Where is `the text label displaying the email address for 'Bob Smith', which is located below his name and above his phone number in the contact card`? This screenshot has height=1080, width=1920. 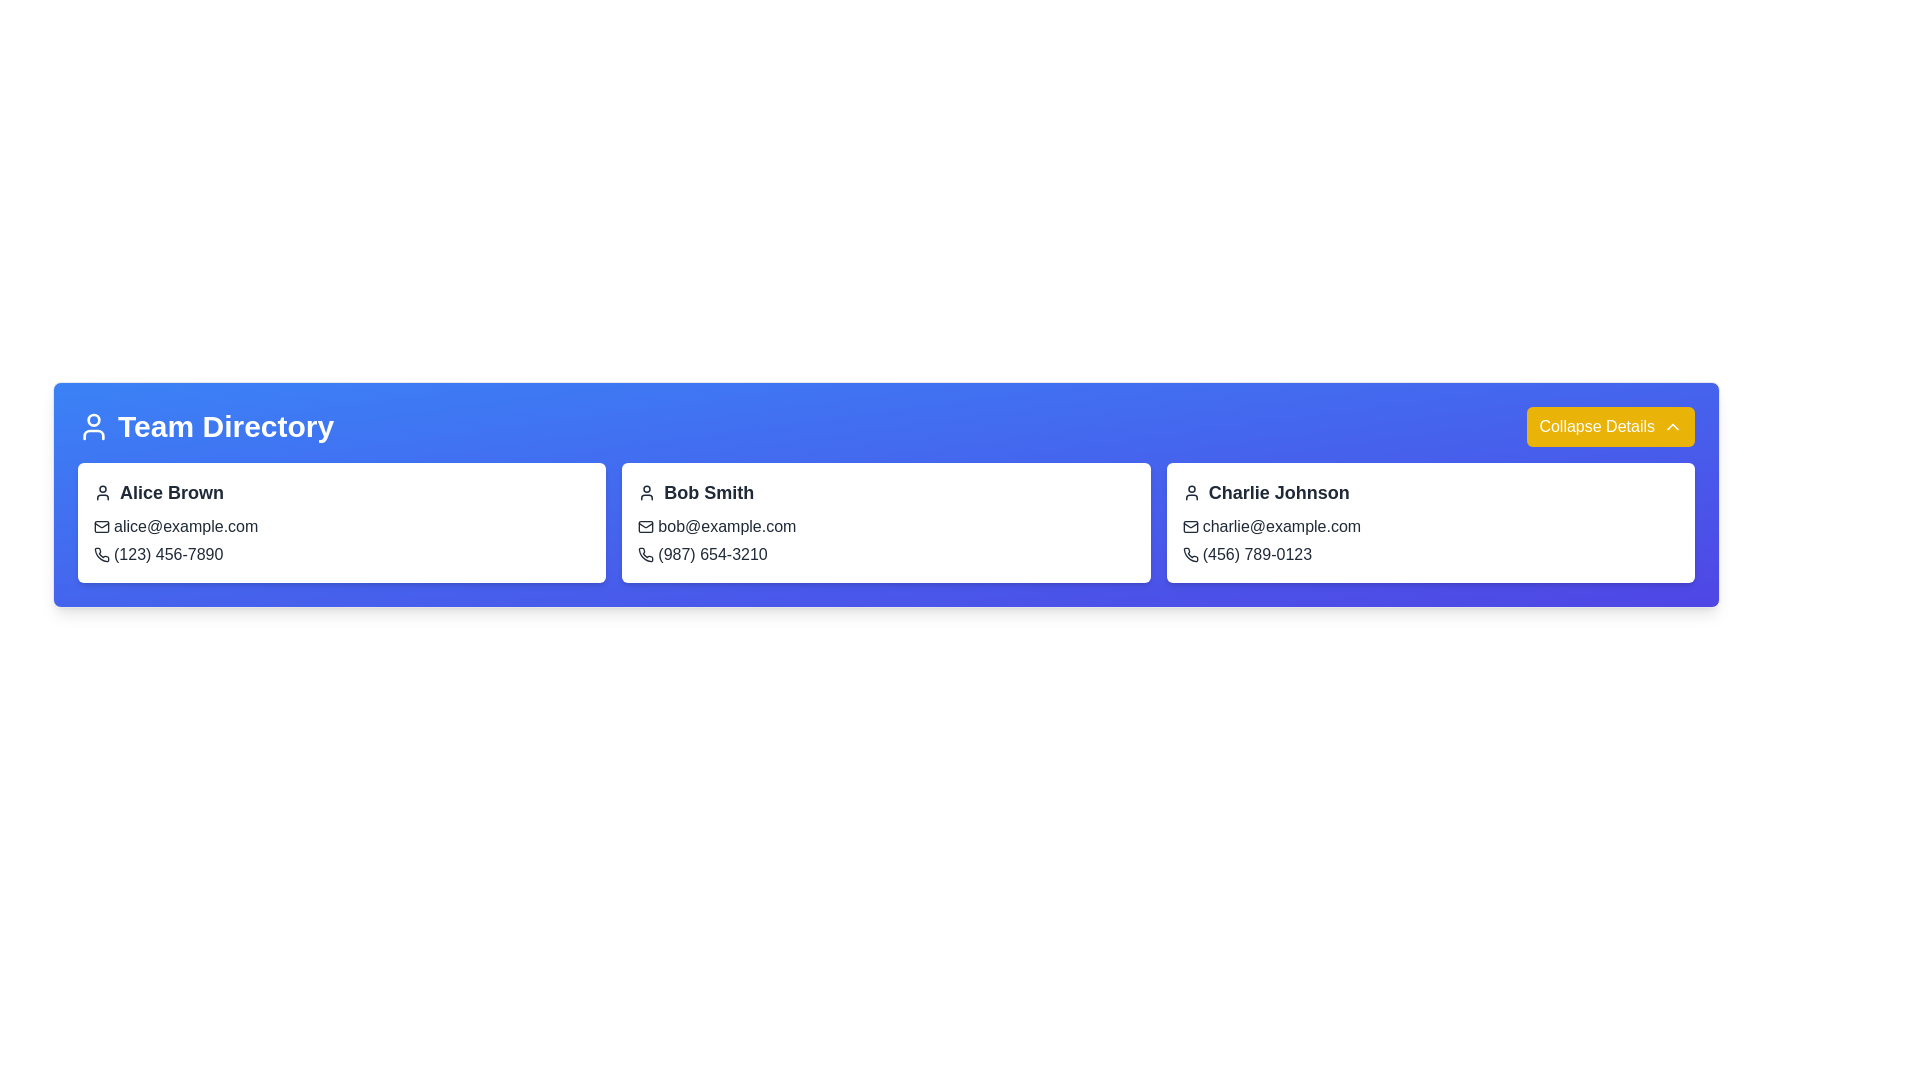 the text label displaying the email address for 'Bob Smith', which is located below his name and above his phone number in the contact card is located at coordinates (717, 526).